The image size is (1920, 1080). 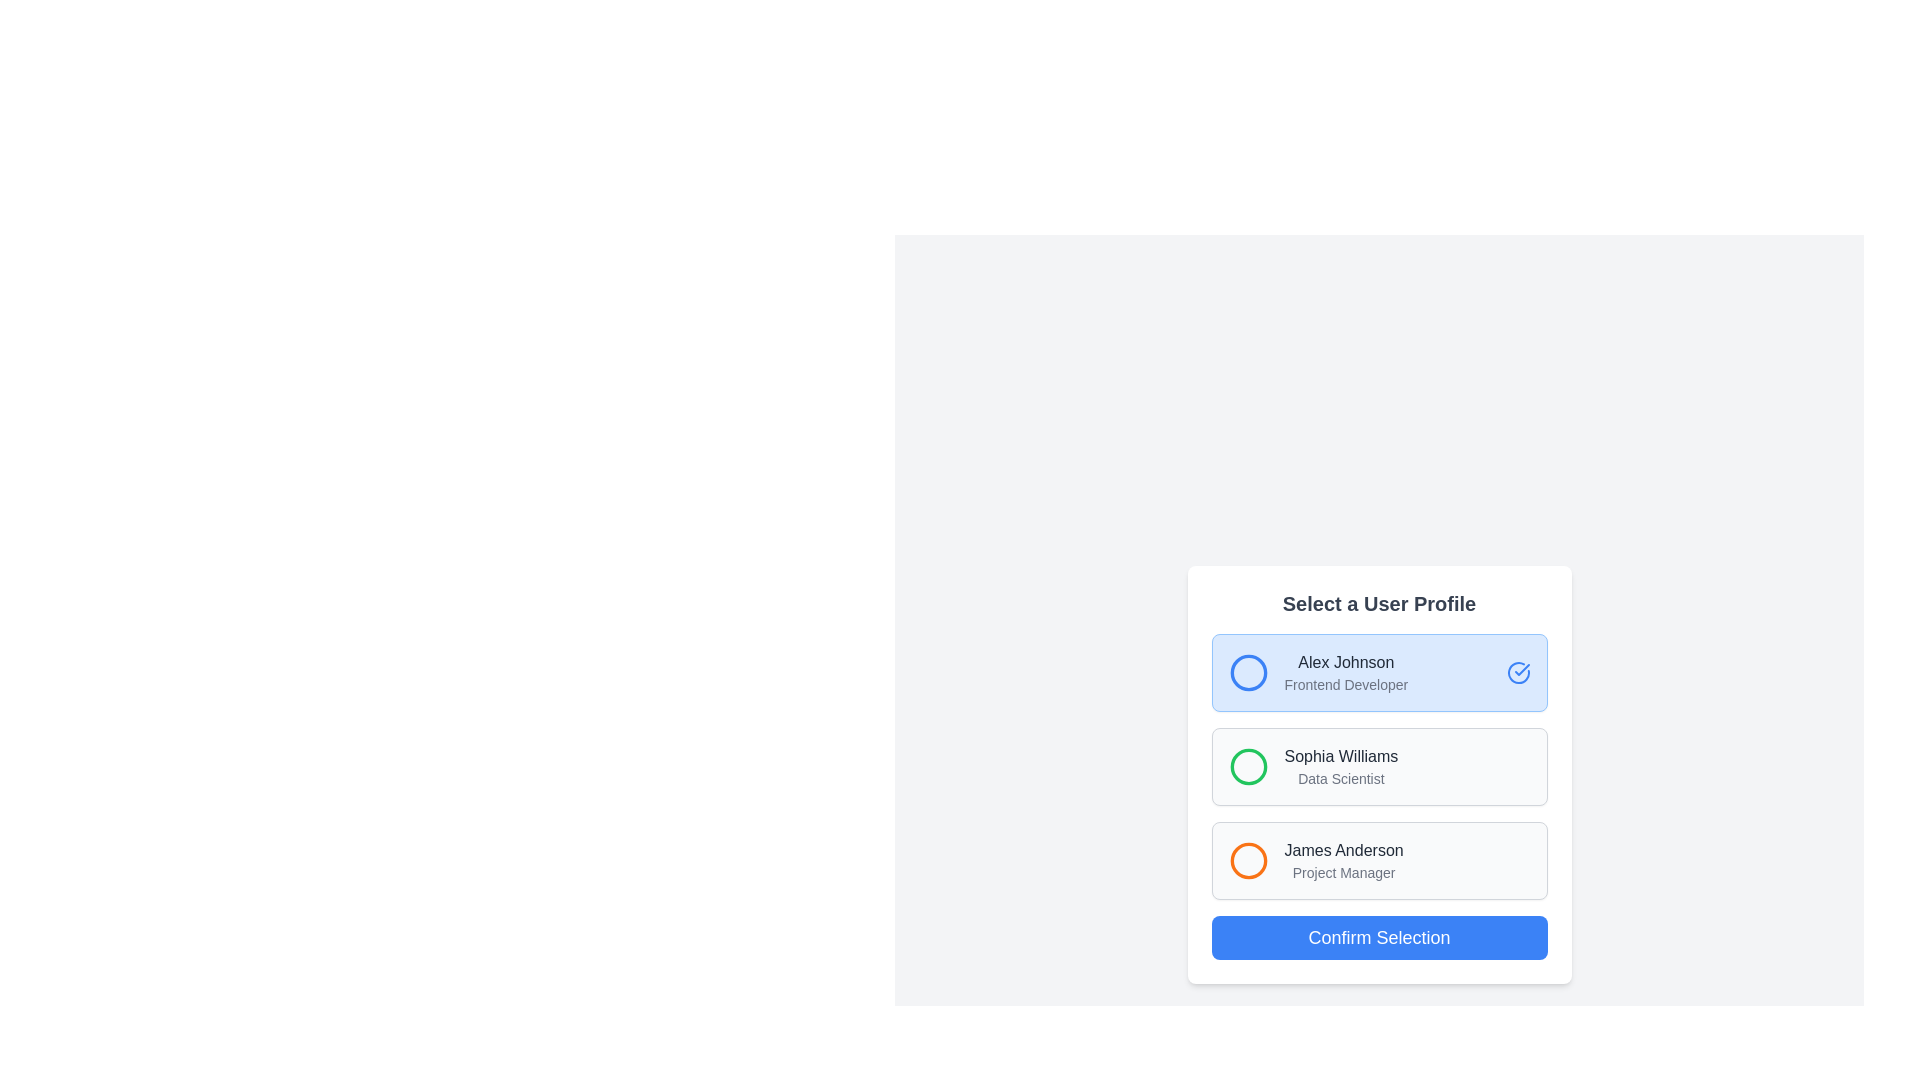 I want to click on the user information card for 'Sophia Williams', the second card in the stack, so click(x=1378, y=766).